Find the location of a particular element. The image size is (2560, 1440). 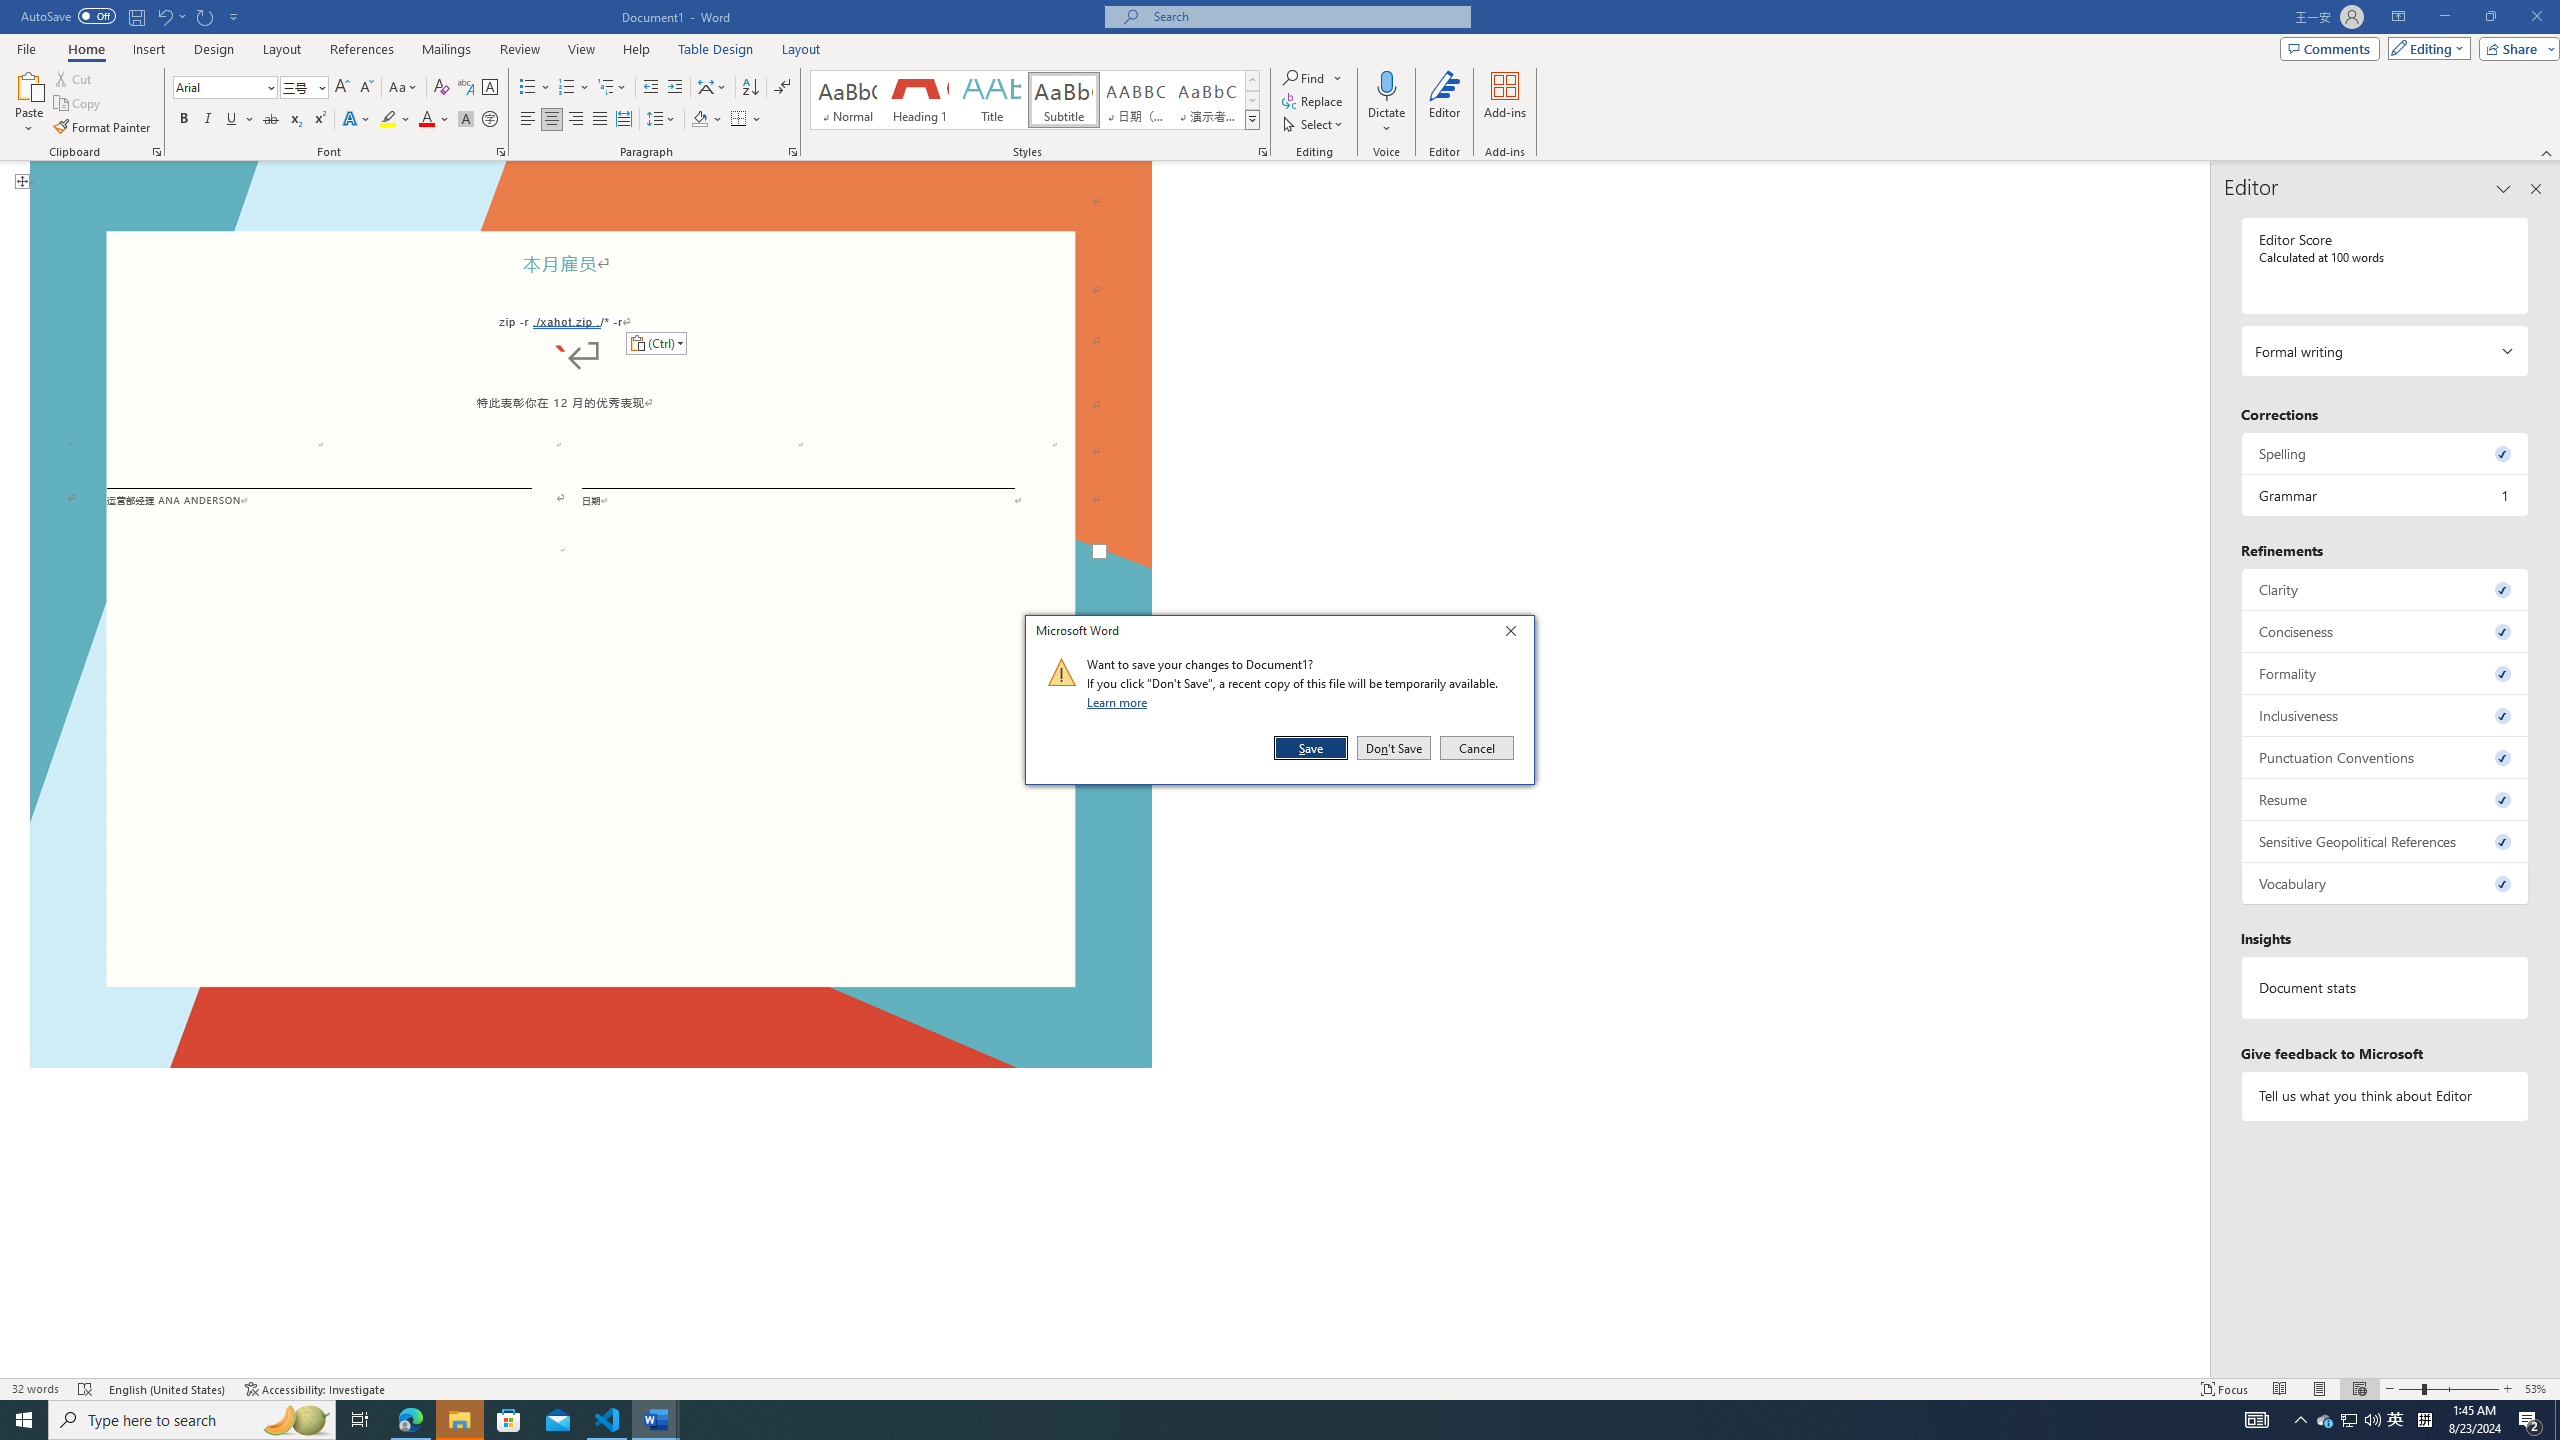

'Superscript' is located at coordinates (317, 118).